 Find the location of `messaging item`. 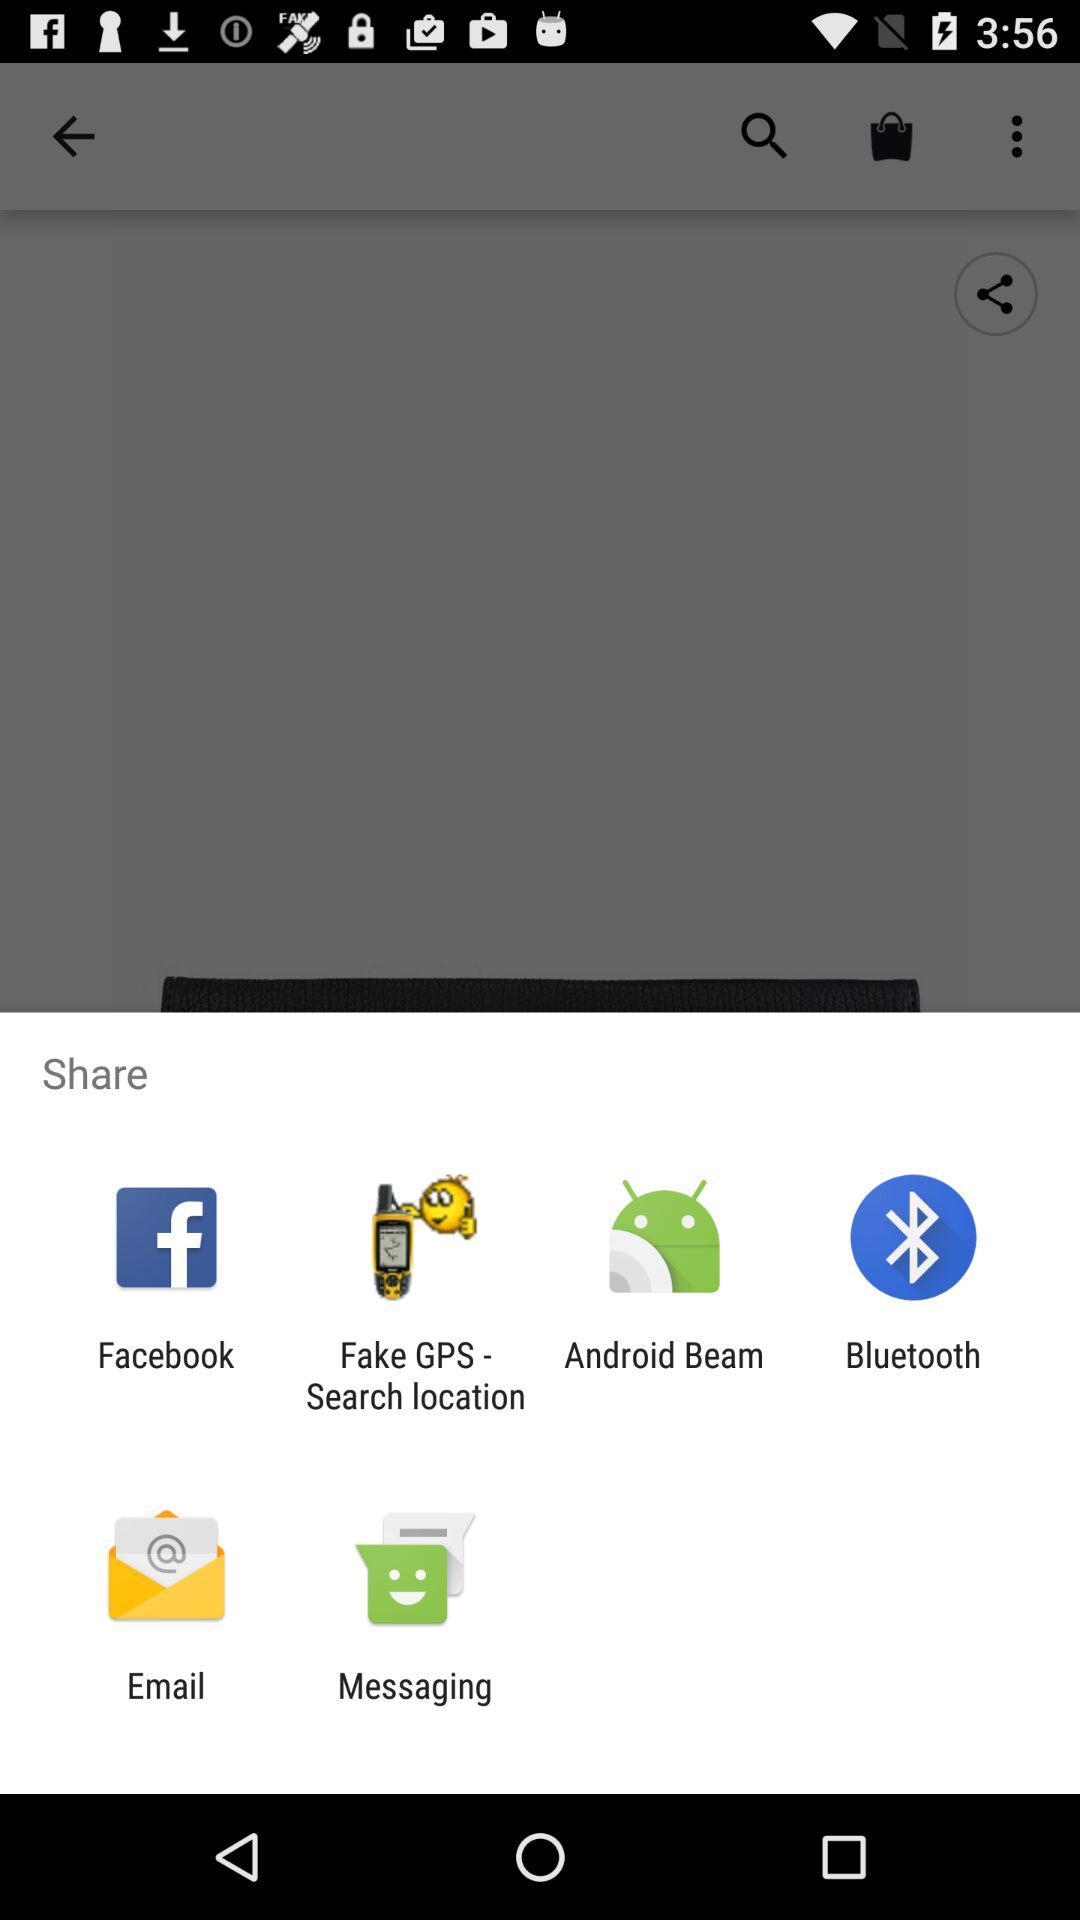

messaging item is located at coordinates (414, 1705).